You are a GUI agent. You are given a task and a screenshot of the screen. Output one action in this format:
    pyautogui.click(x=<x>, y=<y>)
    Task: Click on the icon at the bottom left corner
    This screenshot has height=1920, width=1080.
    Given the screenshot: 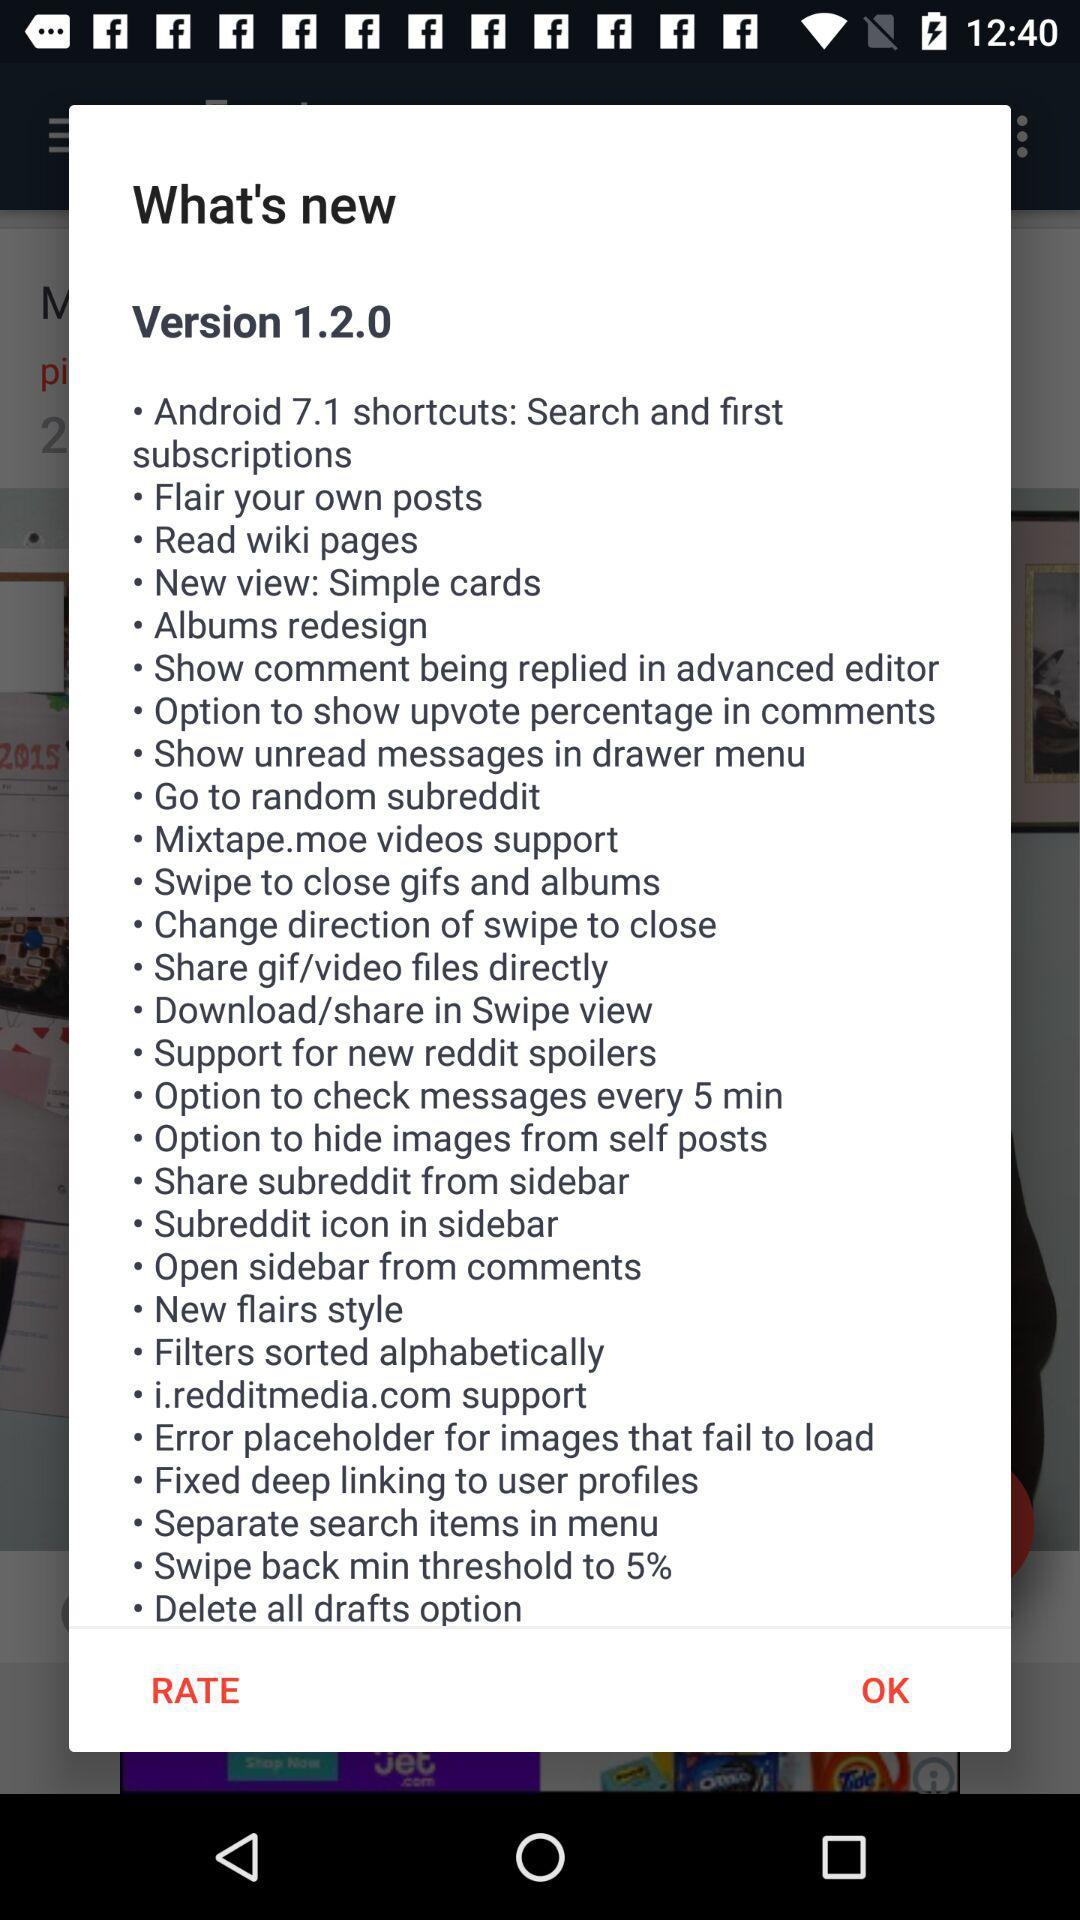 What is the action you would take?
    pyautogui.click(x=195, y=1688)
    